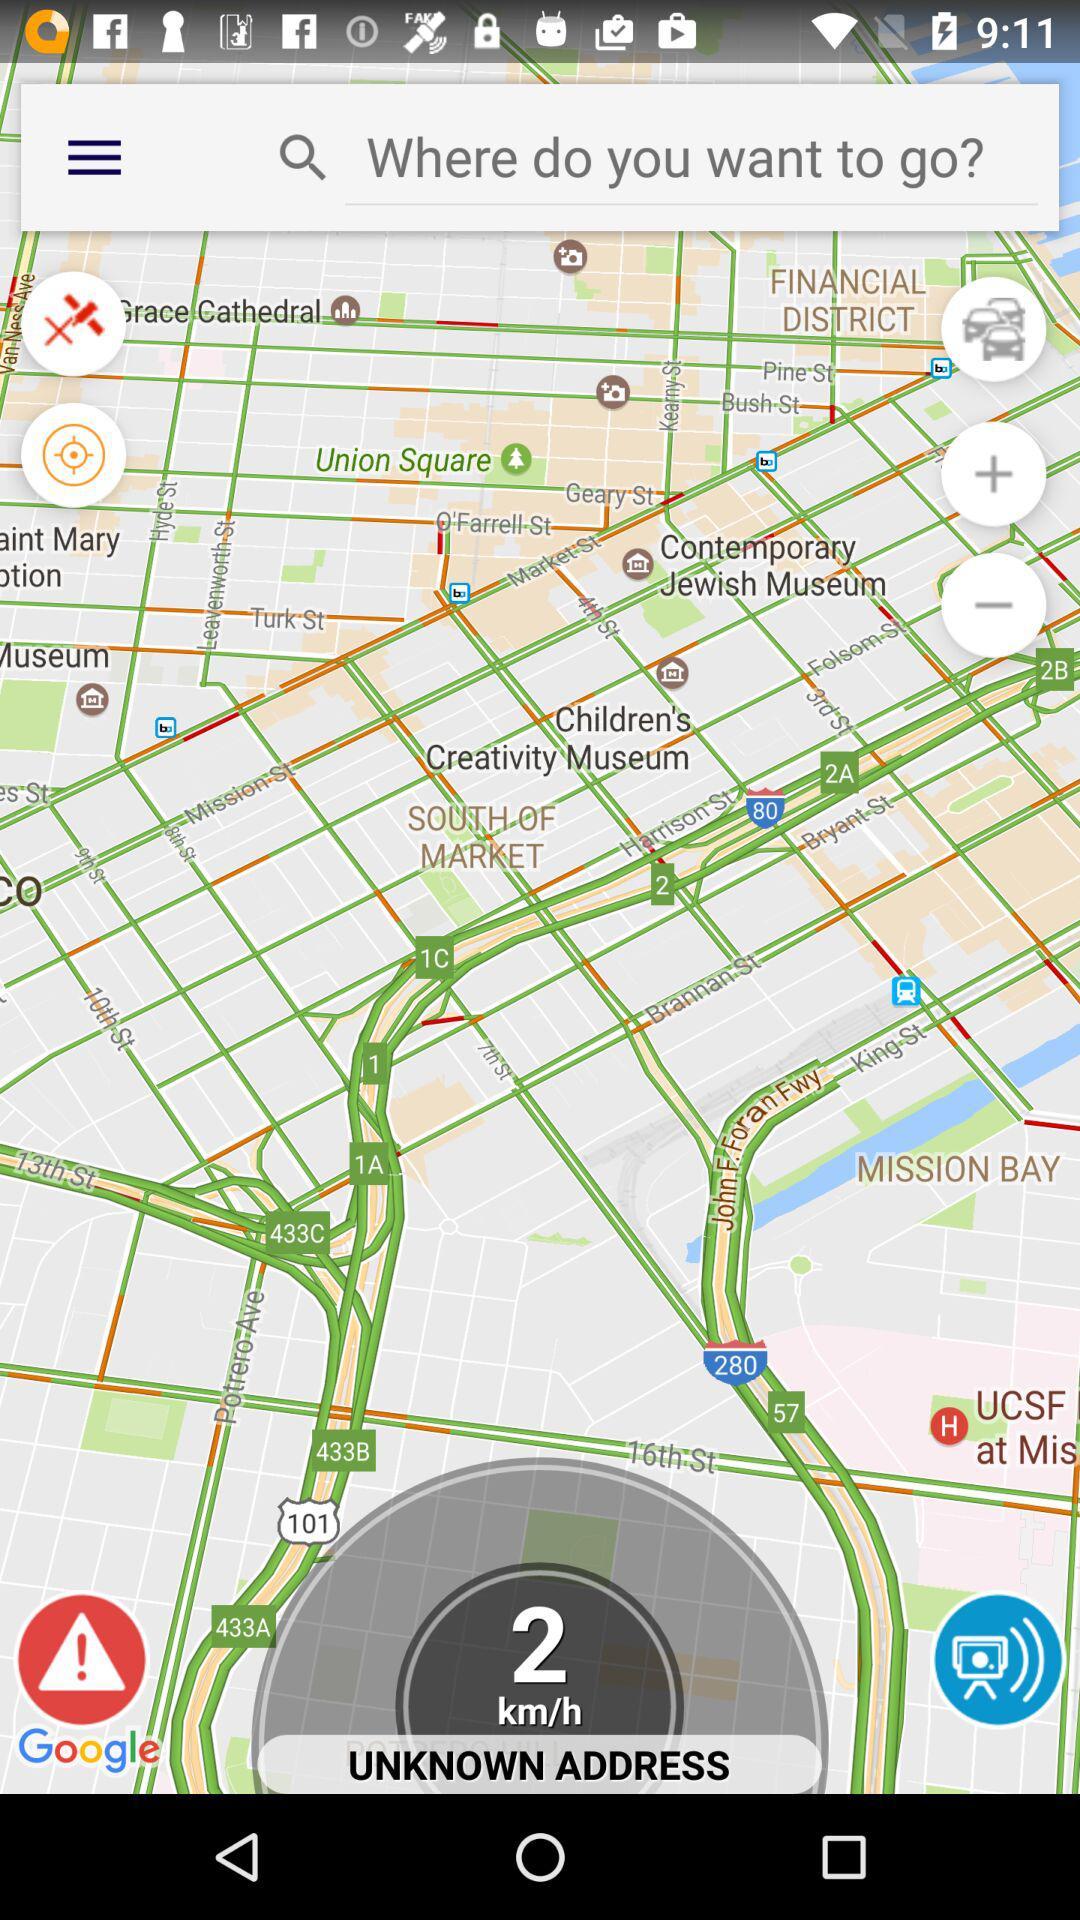  I want to click on the add icon, so click(993, 507).